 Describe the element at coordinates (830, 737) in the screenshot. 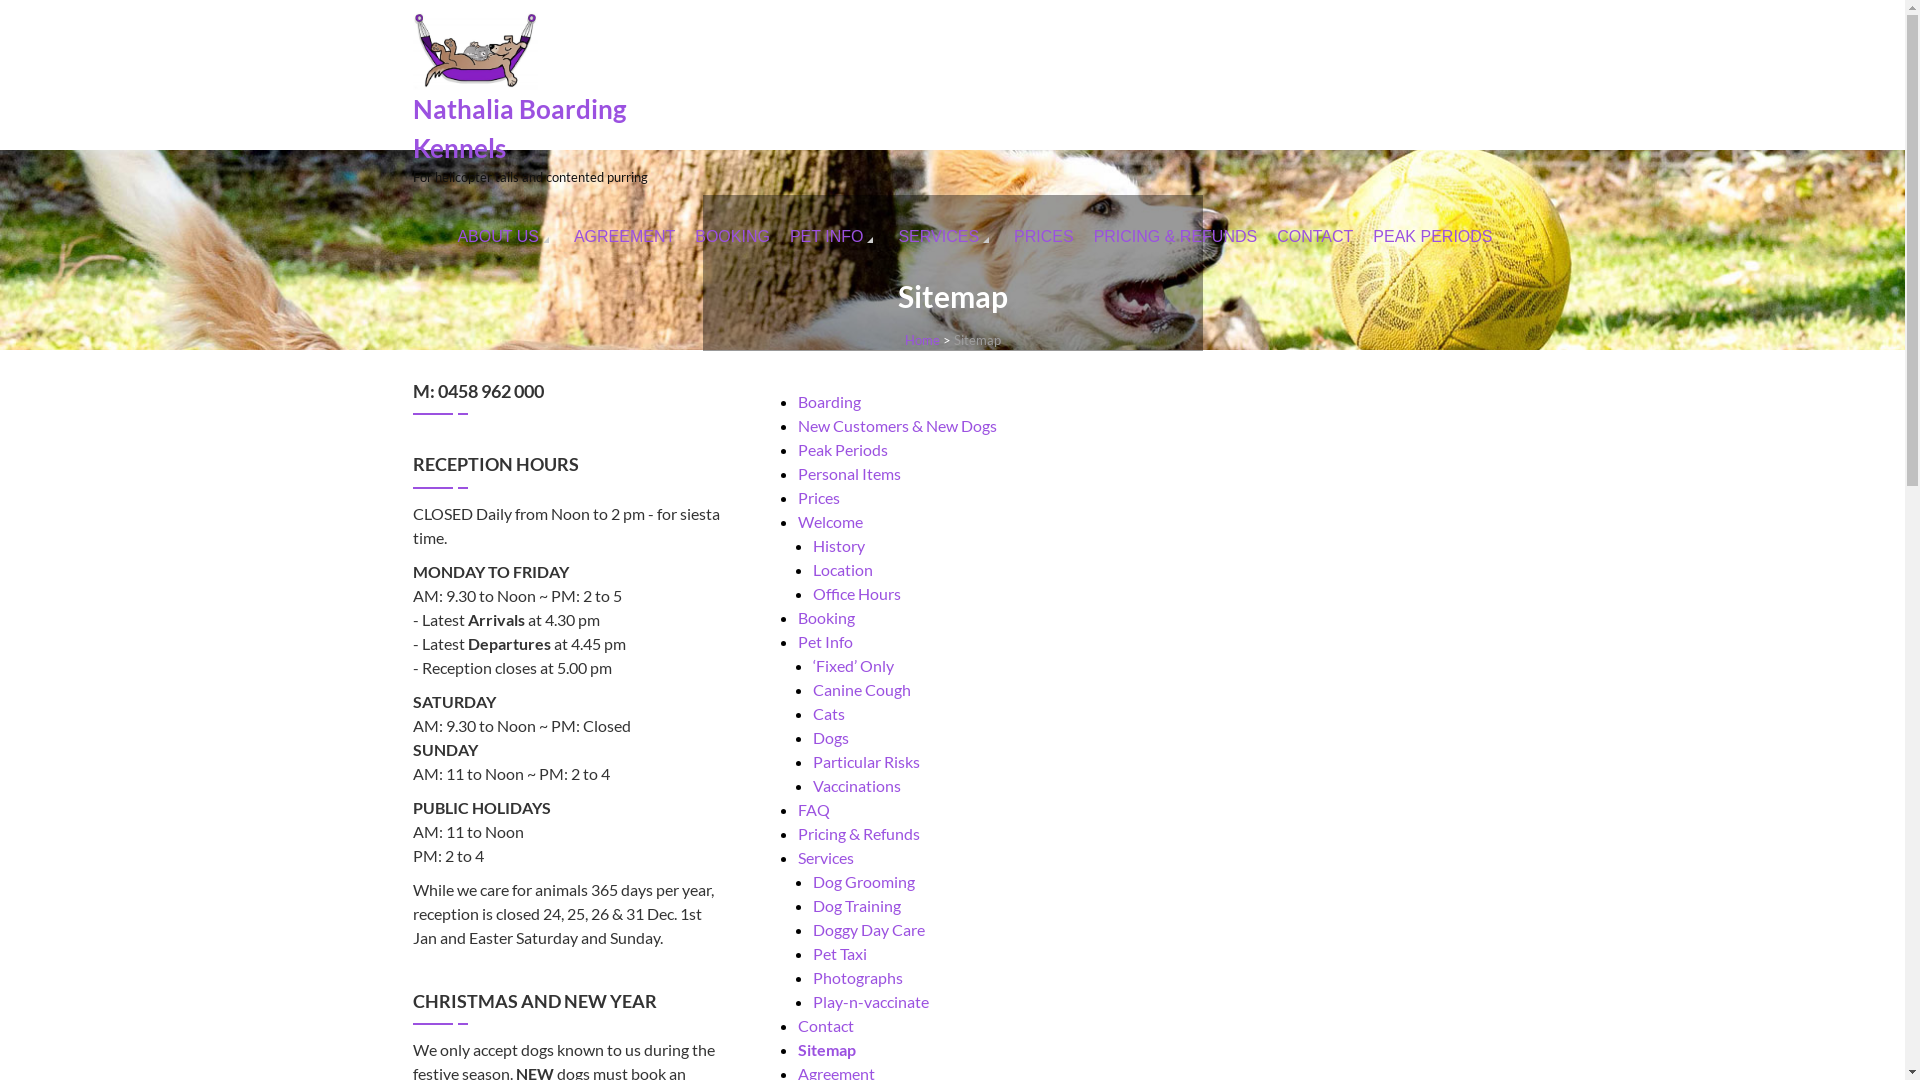

I see `'Dogs'` at that location.